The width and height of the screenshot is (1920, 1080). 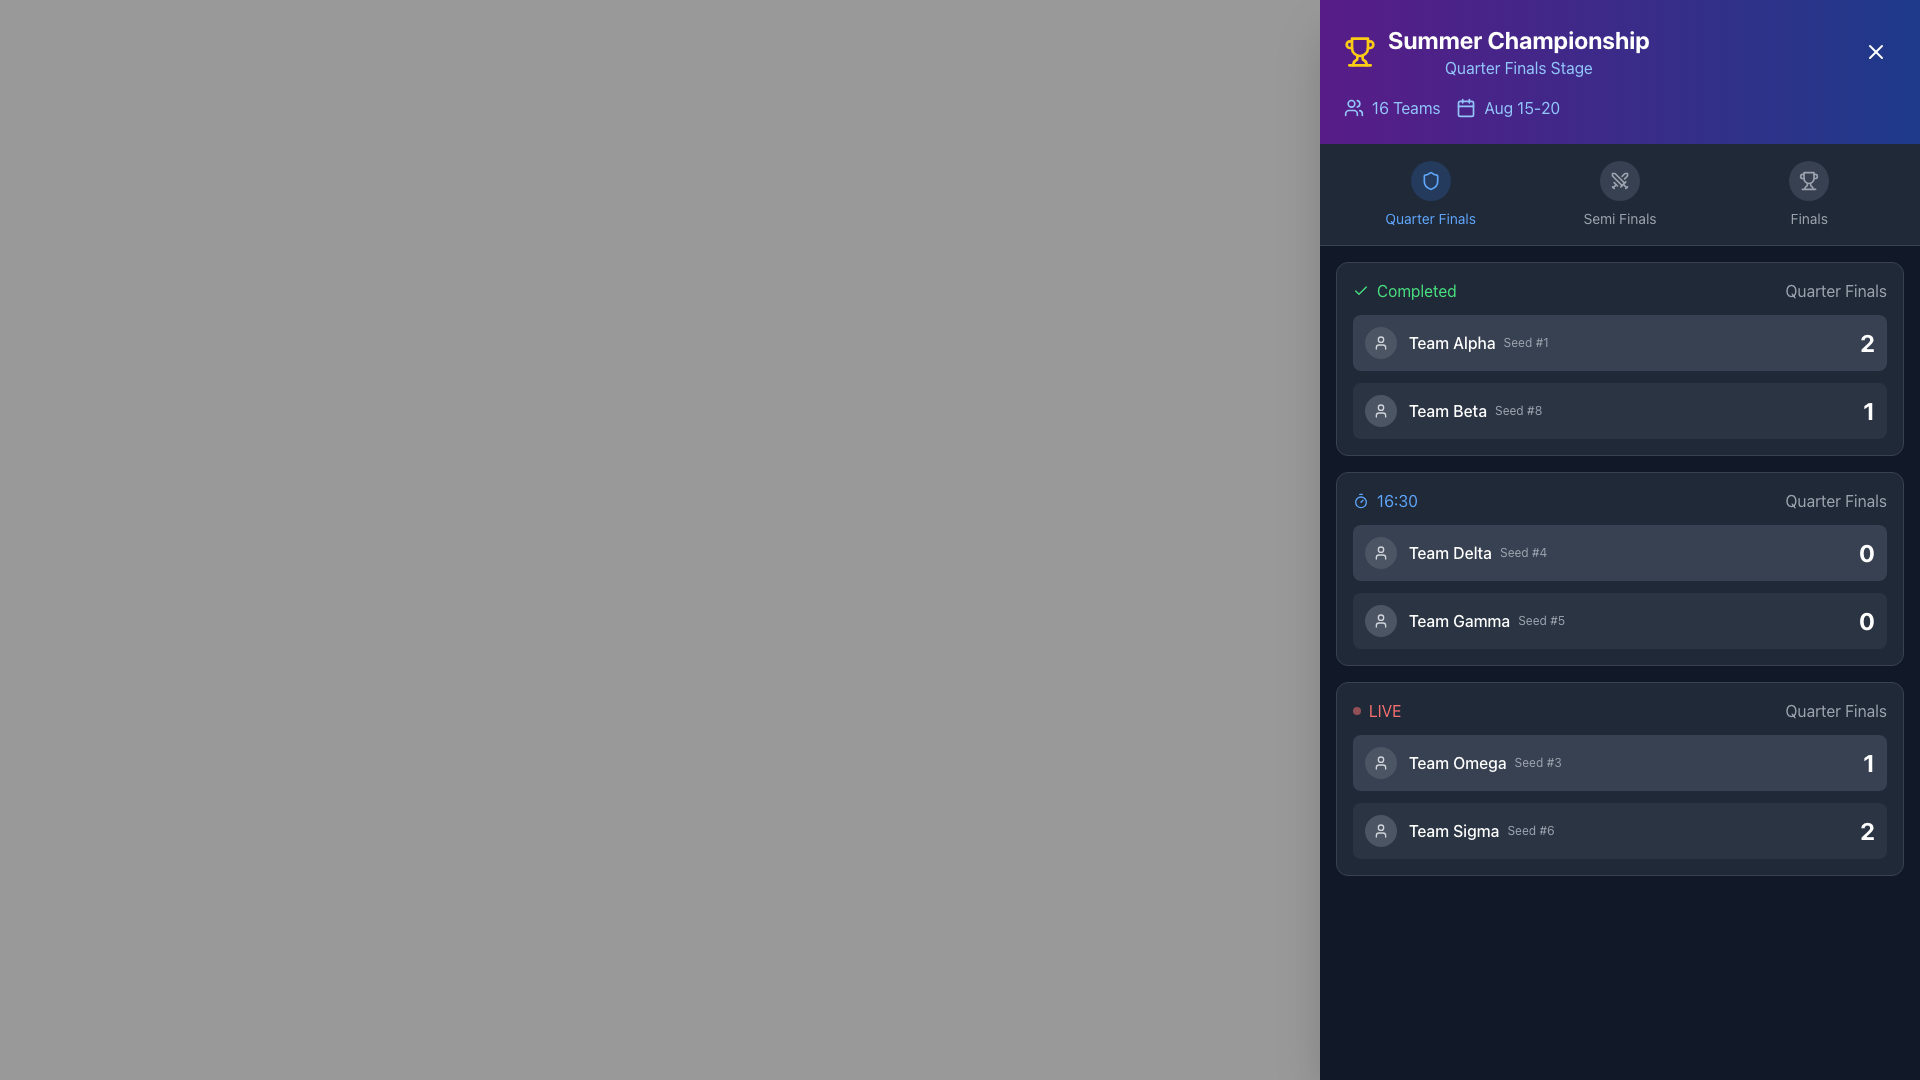 What do you see at coordinates (1380, 342) in the screenshot?
I see `the profile picture placeholder for 'Team Alpha', which is the first element in a horizontal layout containing team information` at bounding box center [1380, 342].